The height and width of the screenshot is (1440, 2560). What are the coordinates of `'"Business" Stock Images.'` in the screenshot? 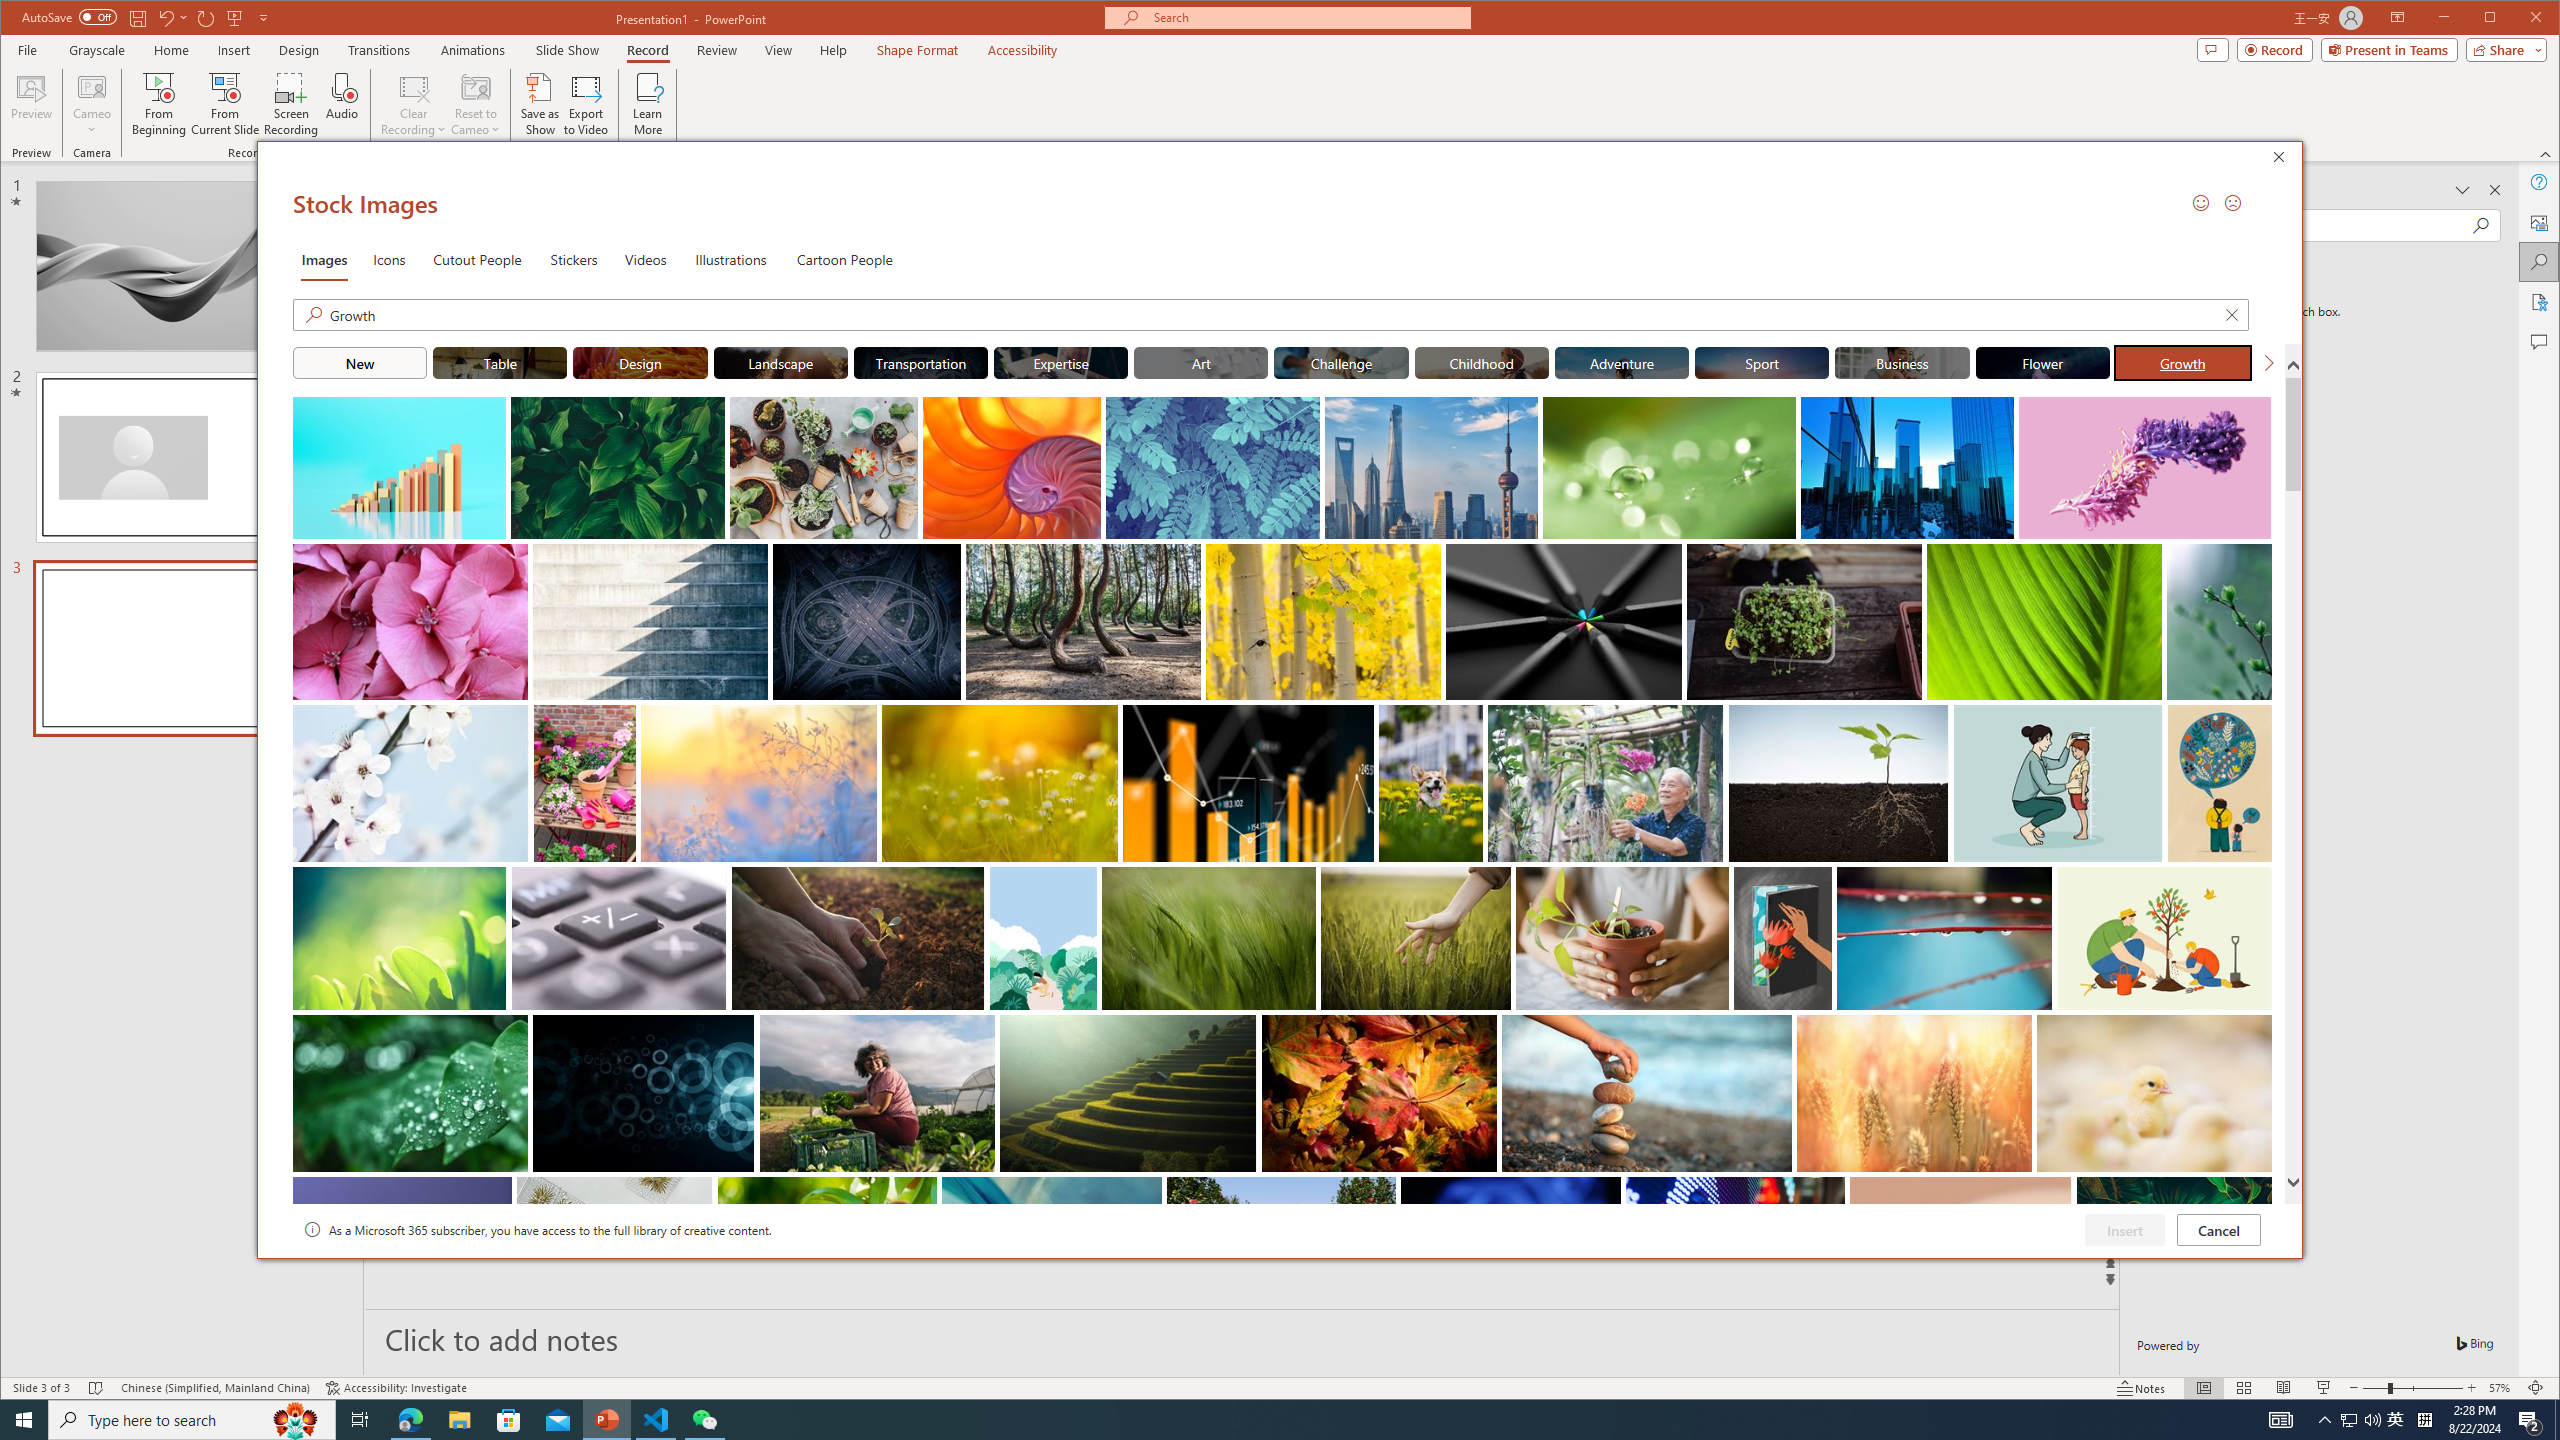 It's located at (1903, 361).